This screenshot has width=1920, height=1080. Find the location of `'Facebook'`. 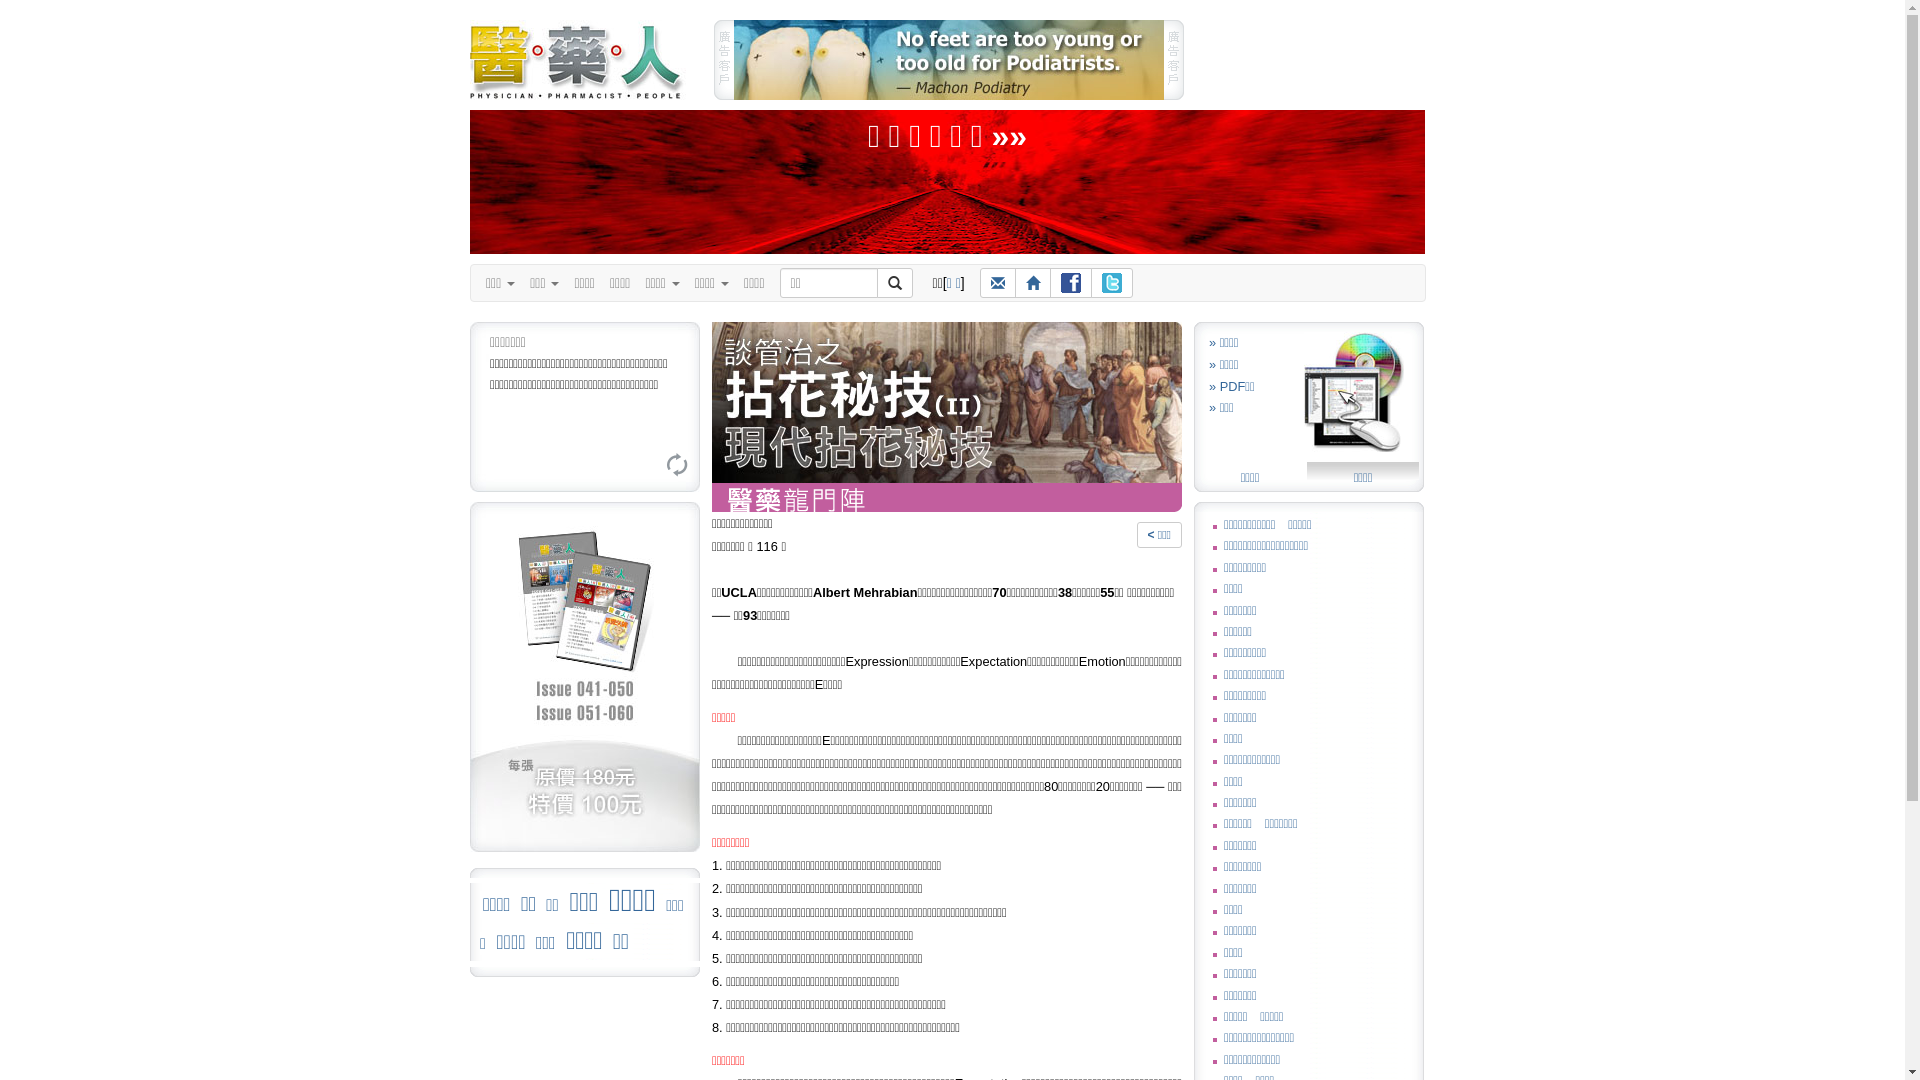

'Facebook' is located at coordinates (1069, 282).